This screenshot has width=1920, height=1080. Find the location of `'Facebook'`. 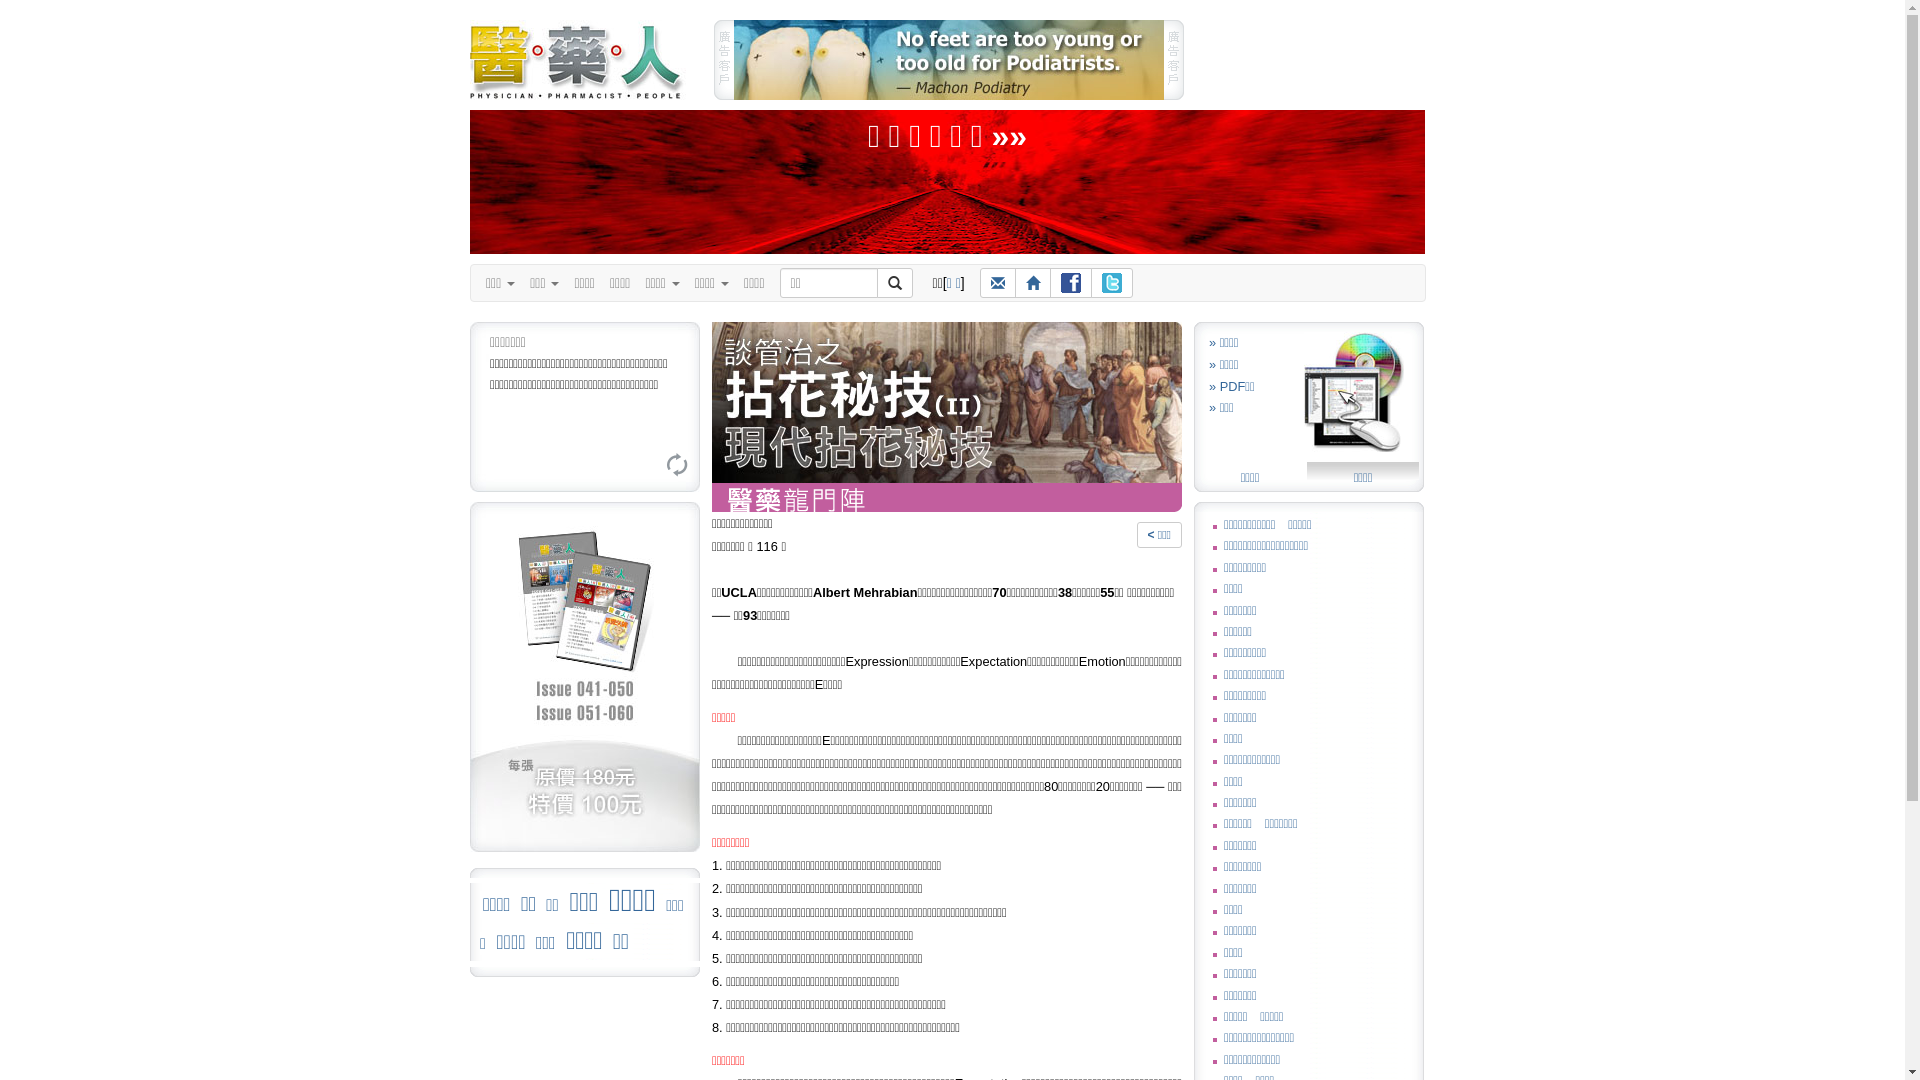

'Facebook' is located at coordinates (1069, 282).